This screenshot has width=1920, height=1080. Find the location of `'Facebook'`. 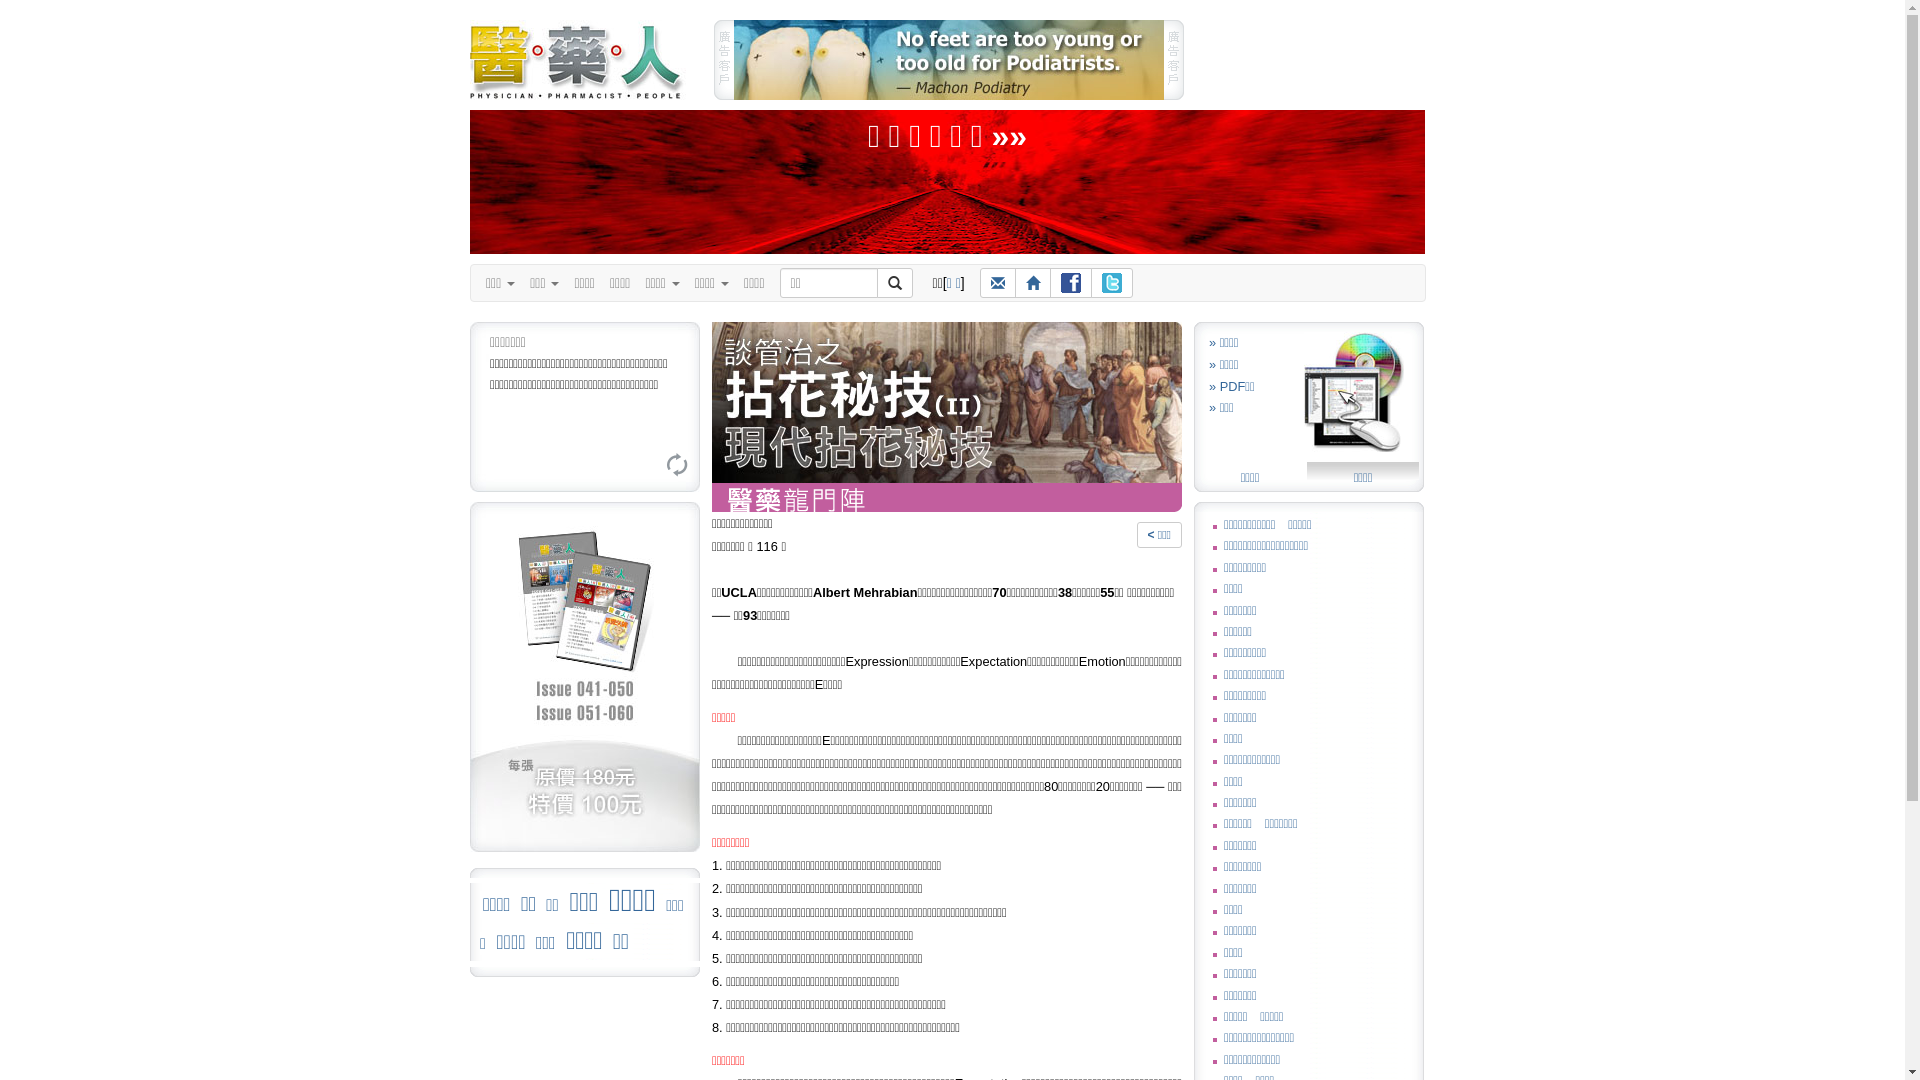

'Facebook' is located at coordinates (1069, 282).